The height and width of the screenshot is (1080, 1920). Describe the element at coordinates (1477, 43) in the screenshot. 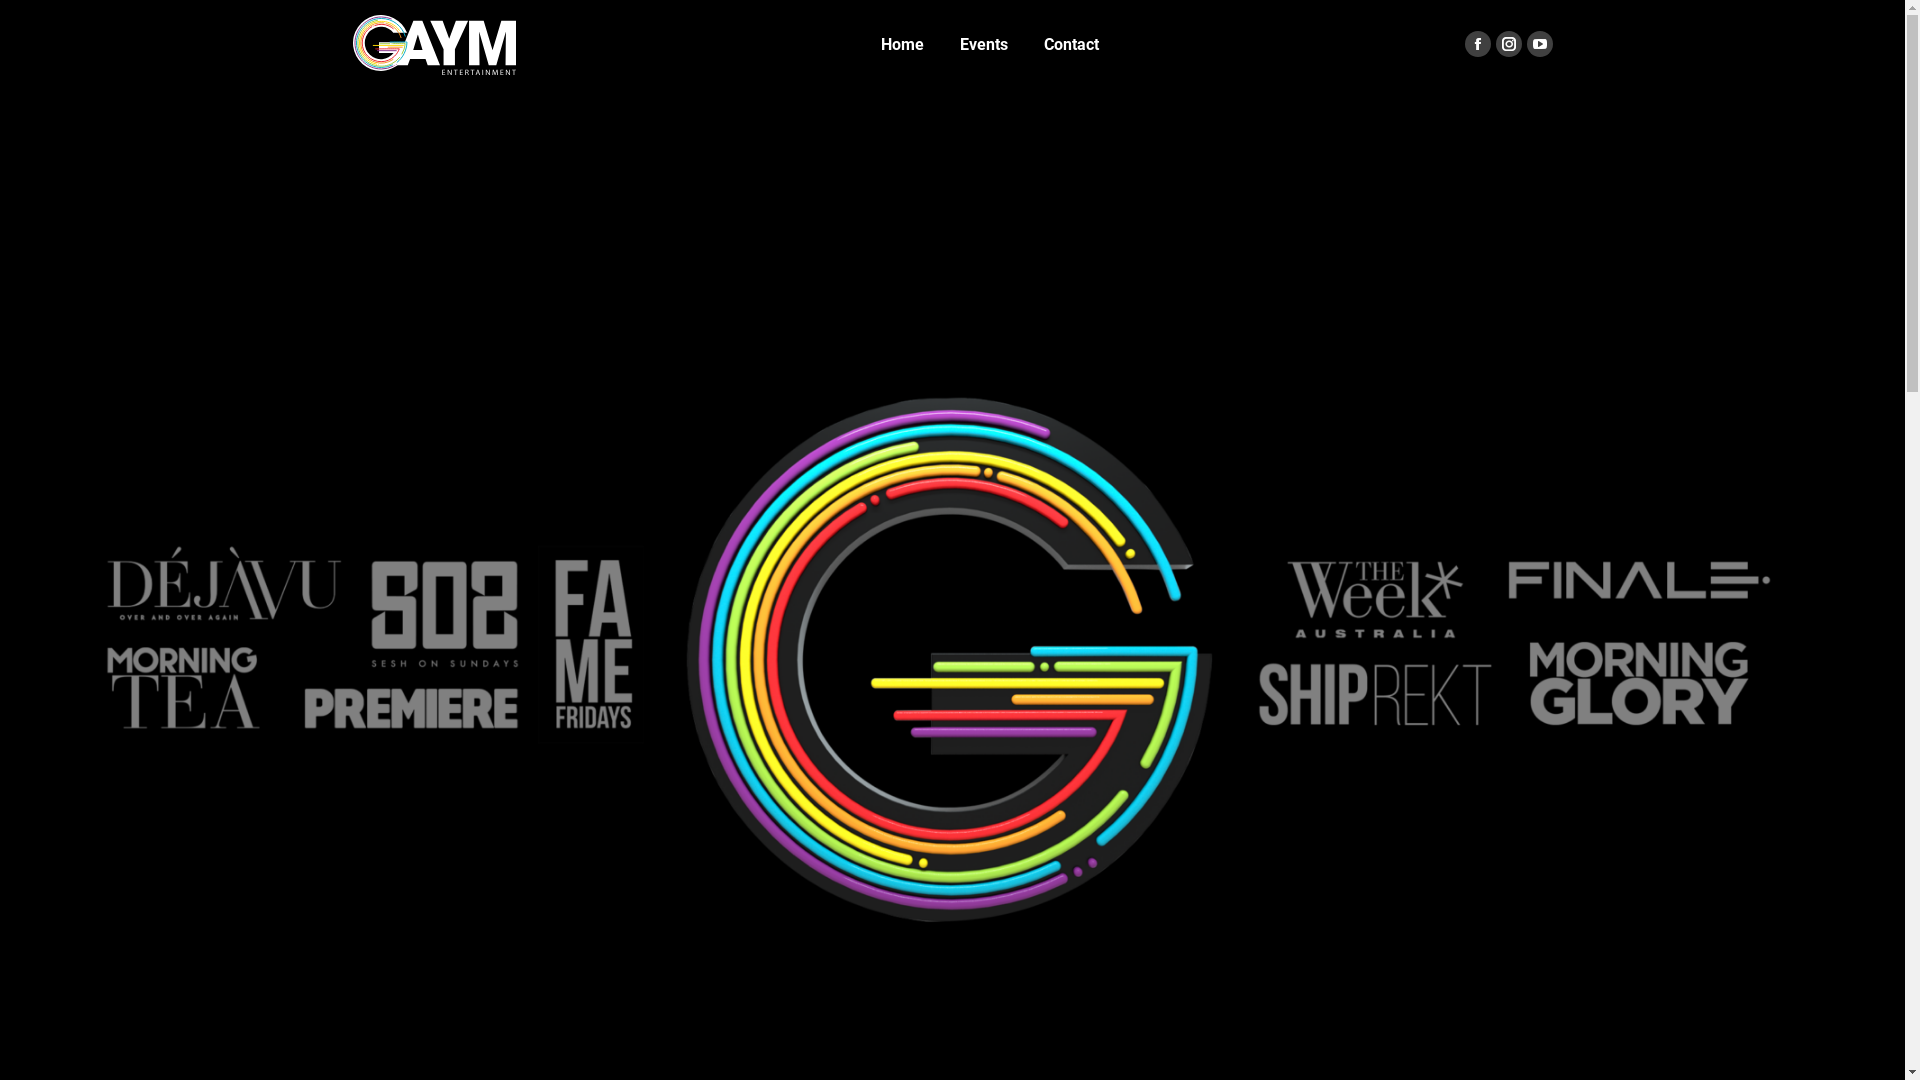

I see `'Facebook page opens in new window'` at that location.